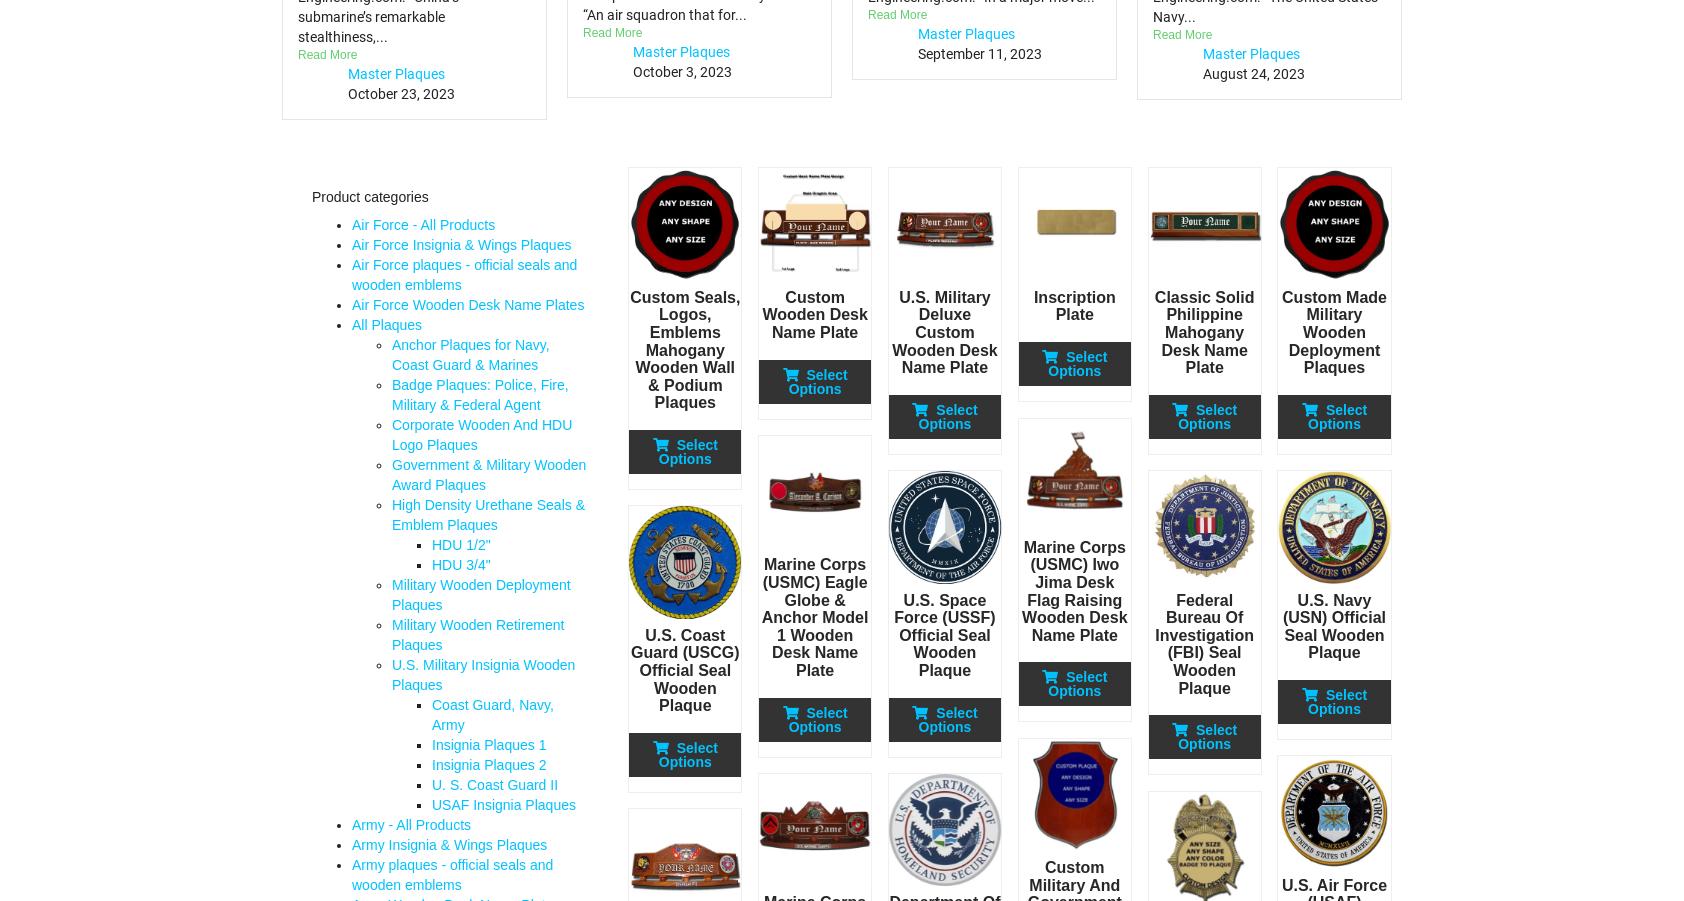 Image resolution: width=1684 pixels, height=901 pixels. I want to click on 'Army - All Products', so click(411, 824).